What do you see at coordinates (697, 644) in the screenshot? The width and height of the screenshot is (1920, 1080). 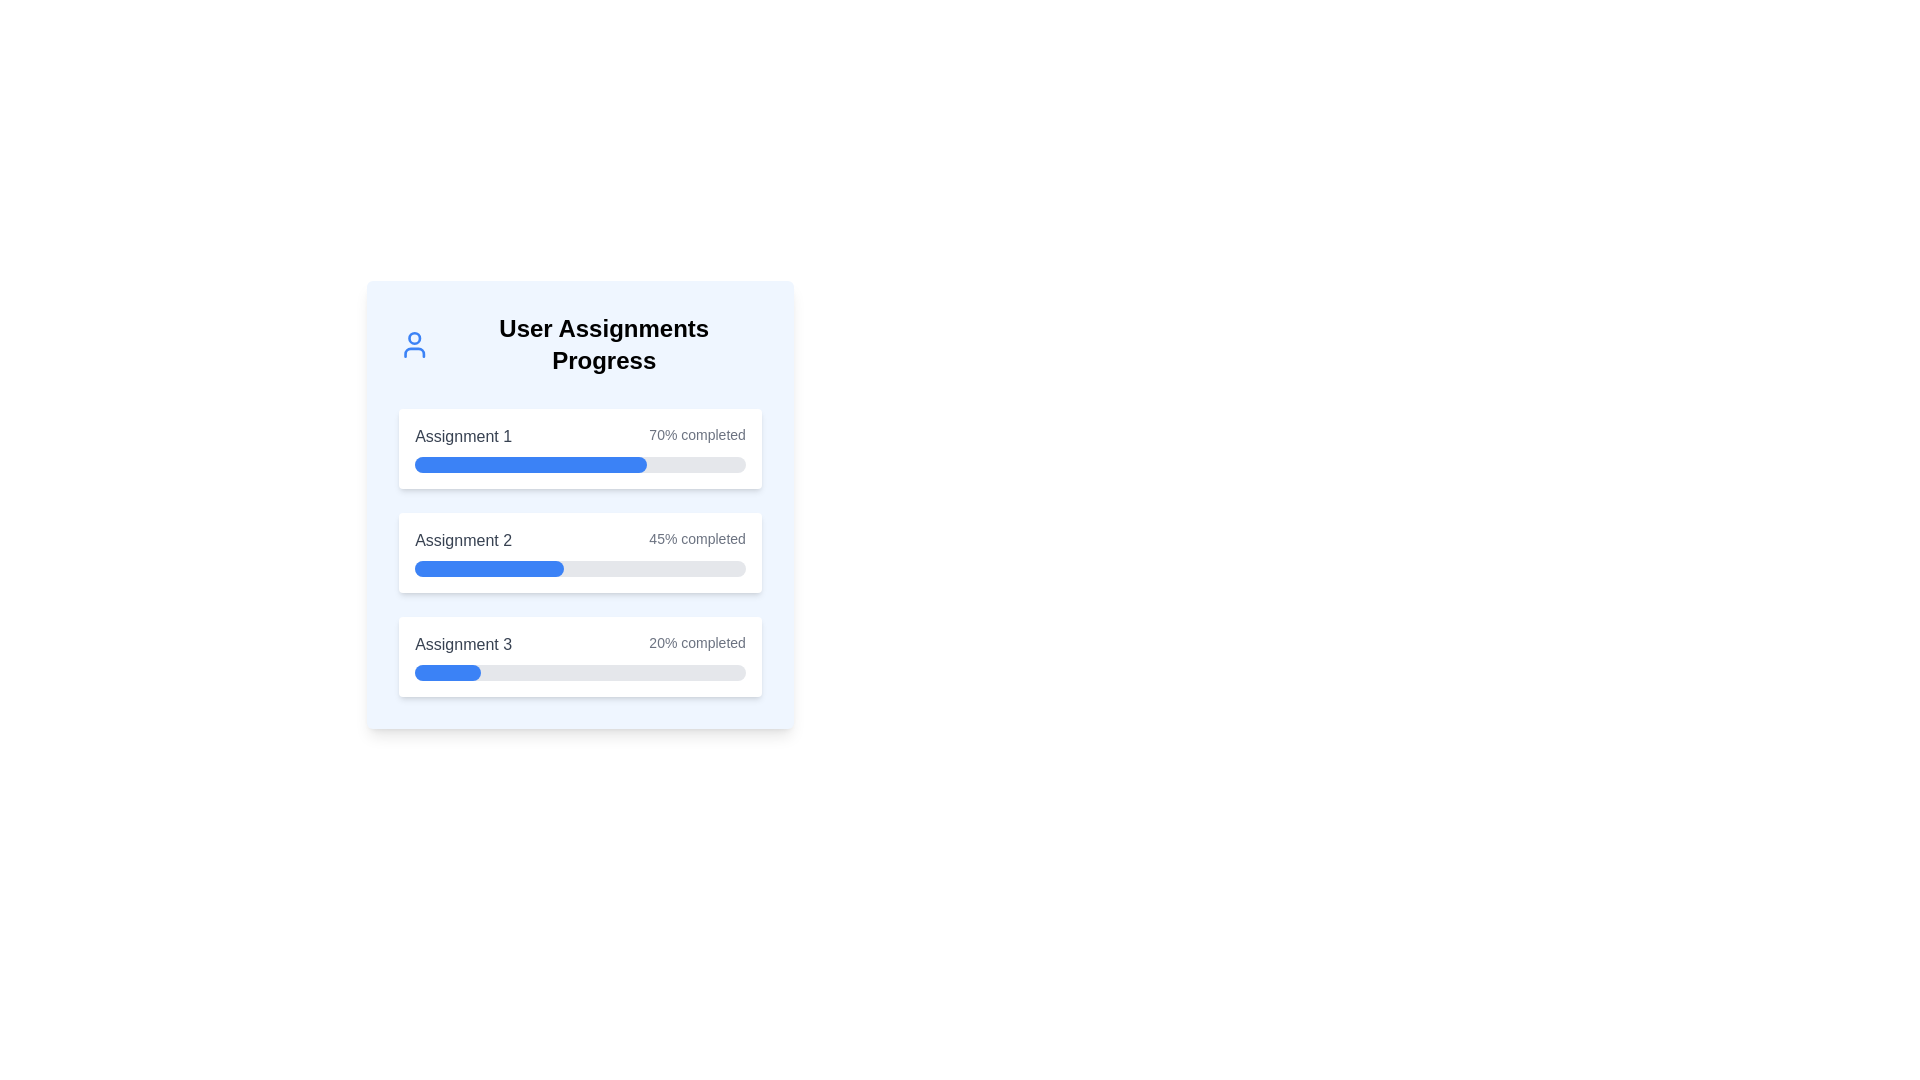 I see `the static text label displaying '20% completed', which is styled in light gray and positioned to the right of the 'Assignment 3' label within the progress section of the third card under 'User Assignments Progress'` at bounding box center [697, 644].